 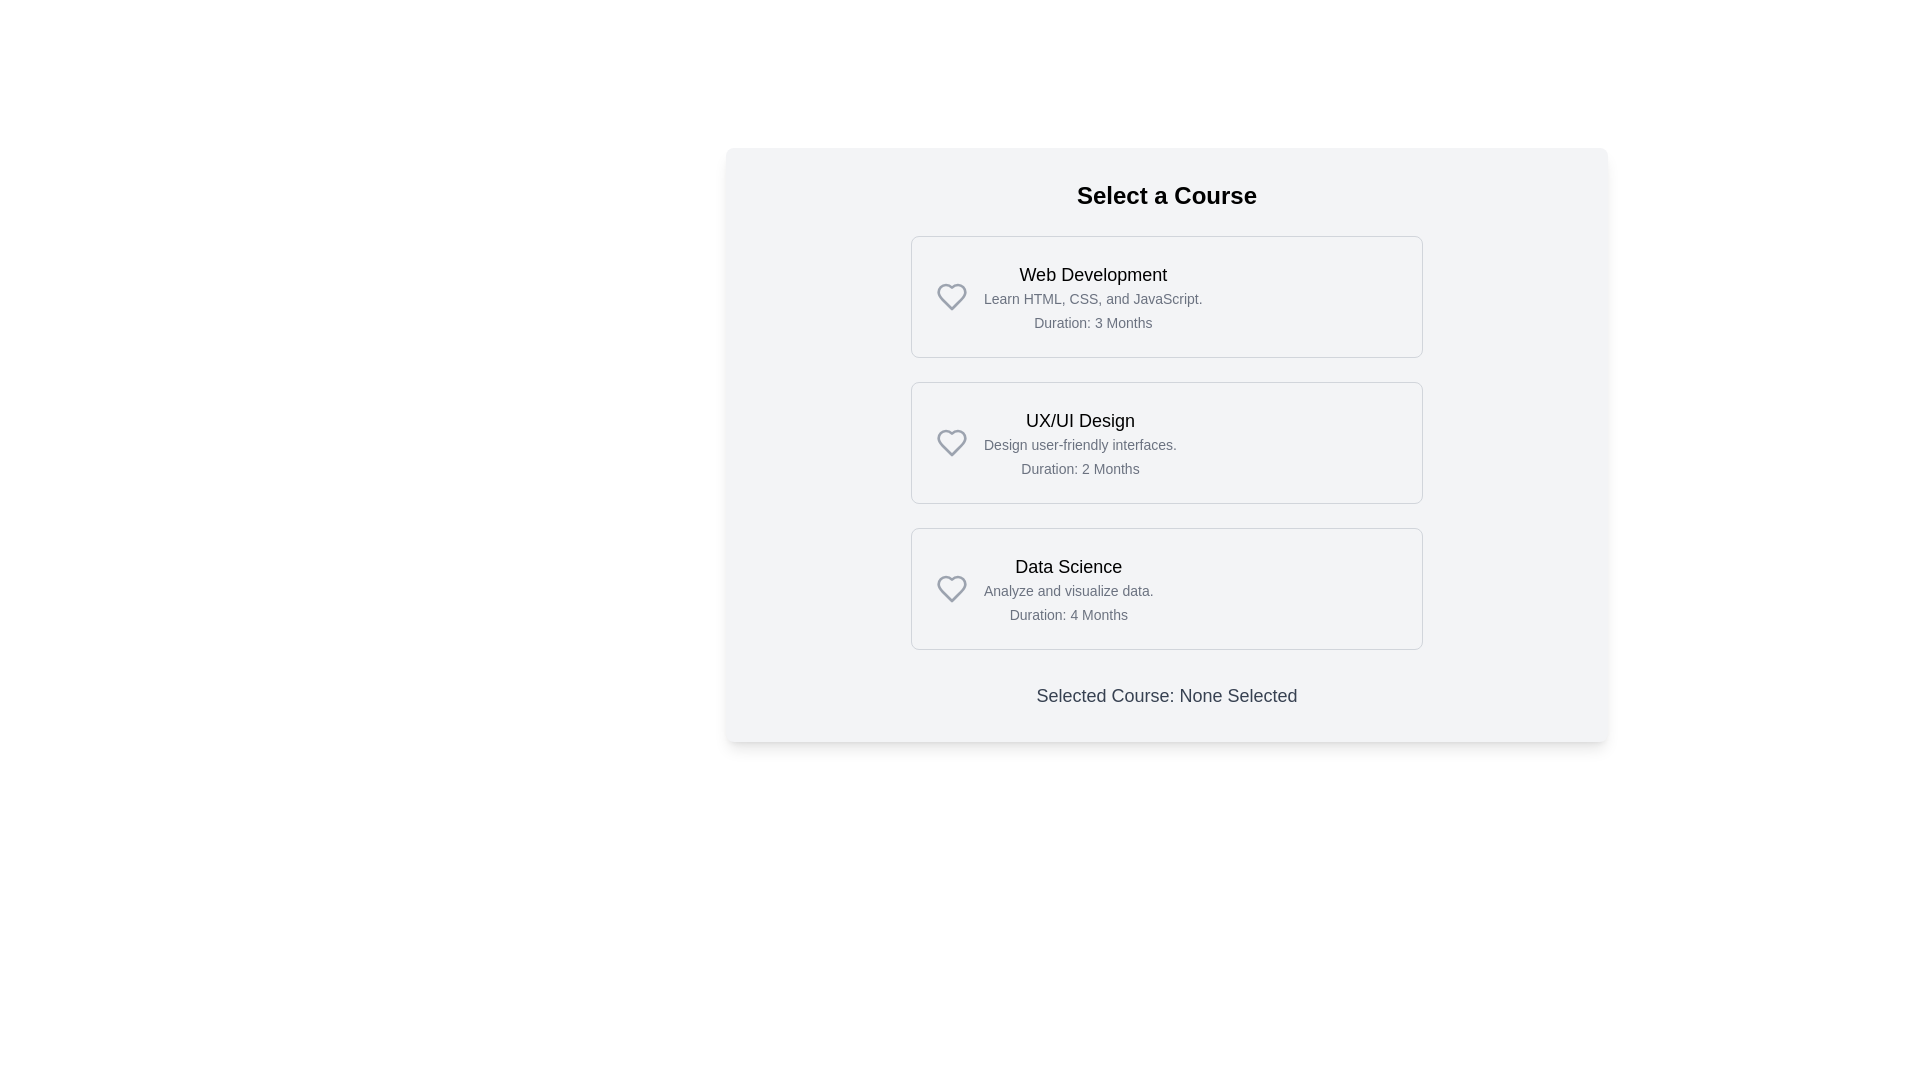 What do you see at coordinates (1067, 589) in the screenshot?
I see `descriptive text label about the 'Data Science' course, which is located below the 'Data Science' title and above 'Duration: 4 Months'` at bounding box center [1067, 589].